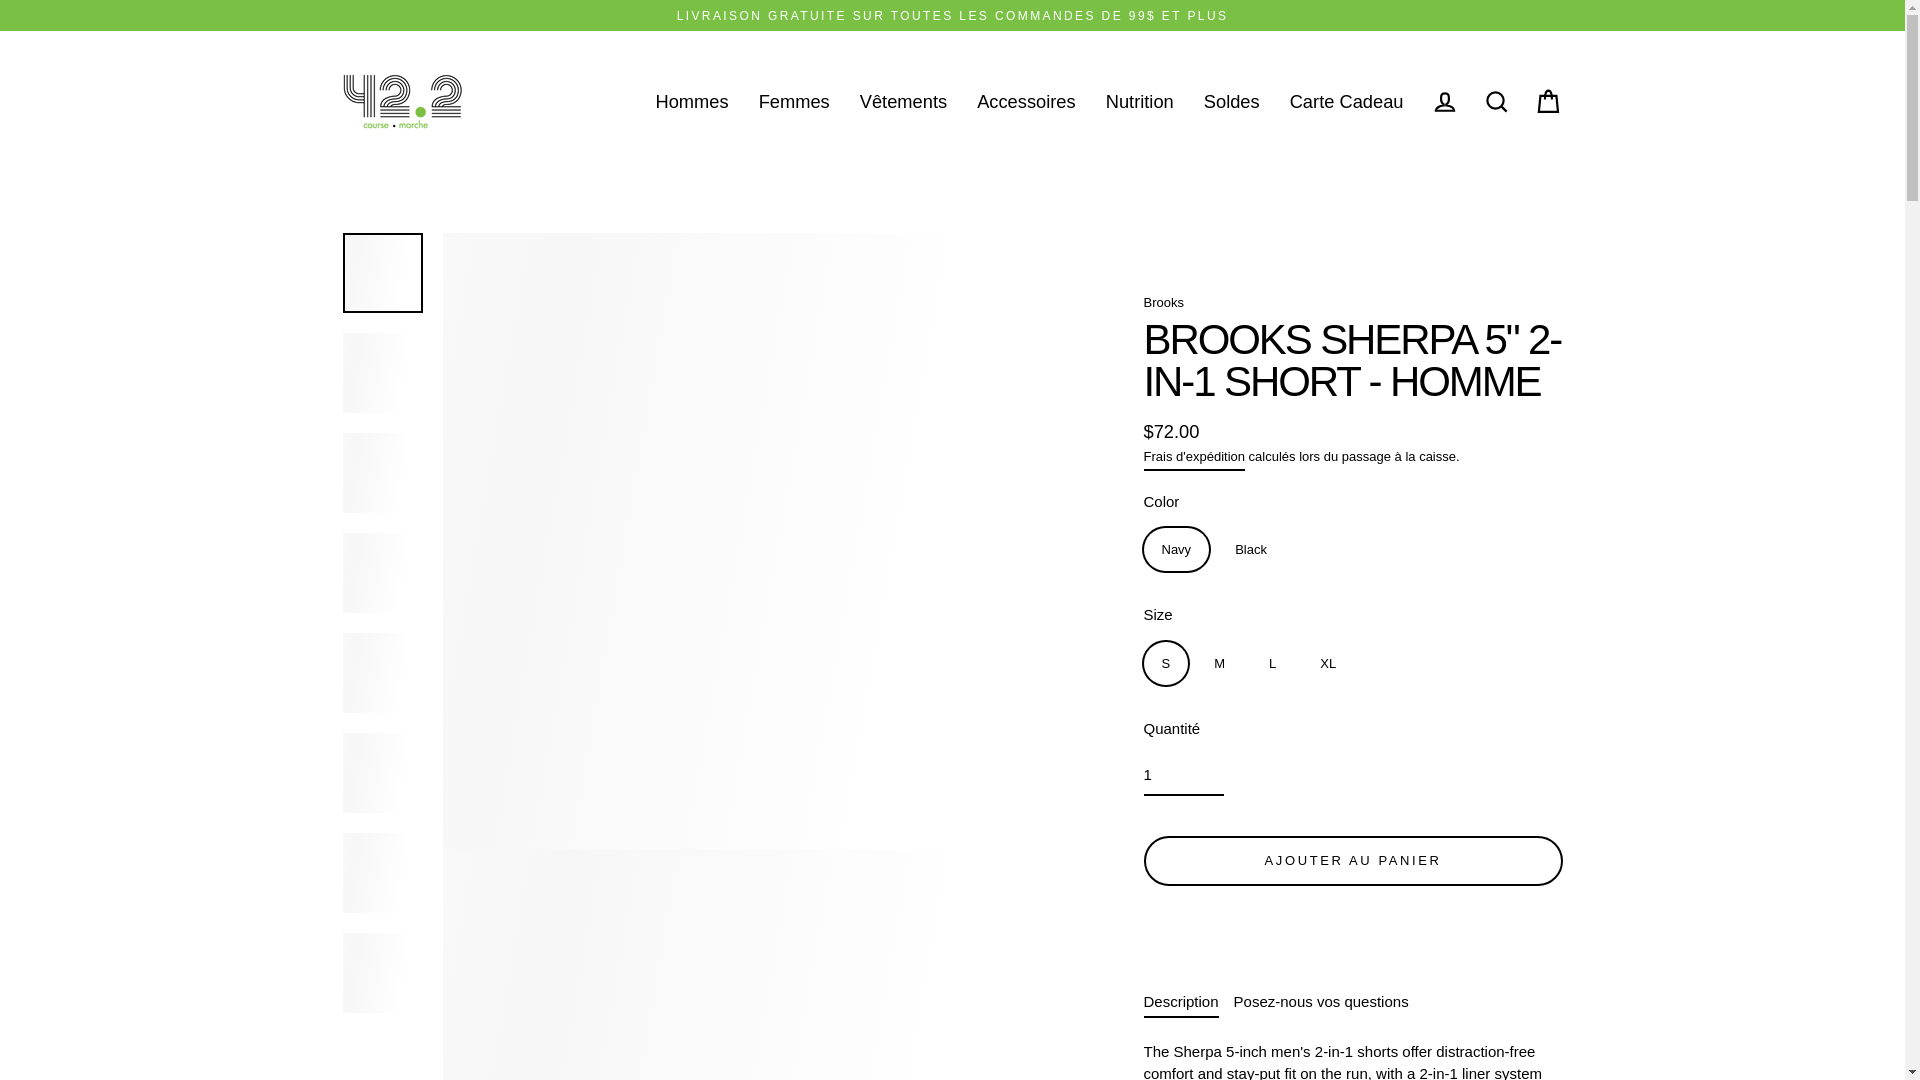 The height and width of the screenshot is (1080, 1920). Describe the element at coordinates (1232, 1001) in the screenshot. I see `'Posez-nous vos questions'` at that location.